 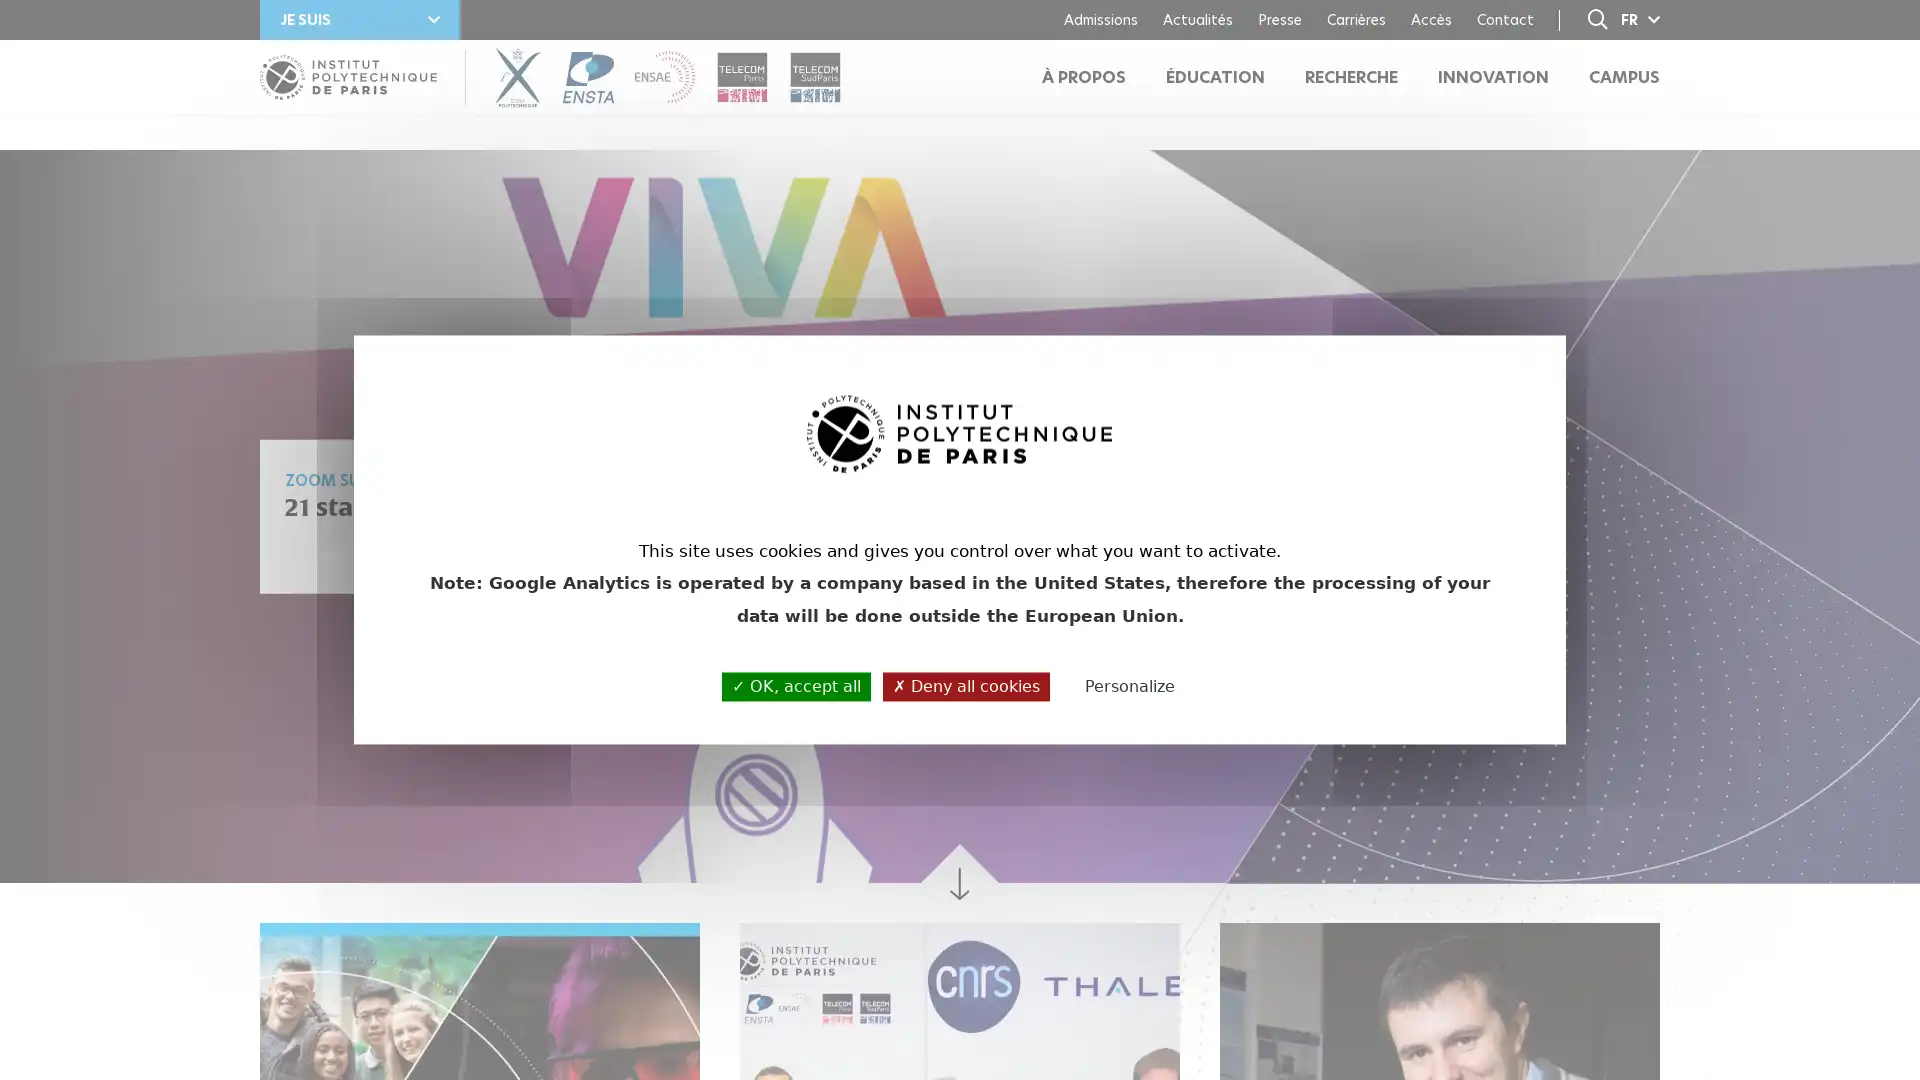 I want to click on OK, accept all, so click(x=795, y=685).